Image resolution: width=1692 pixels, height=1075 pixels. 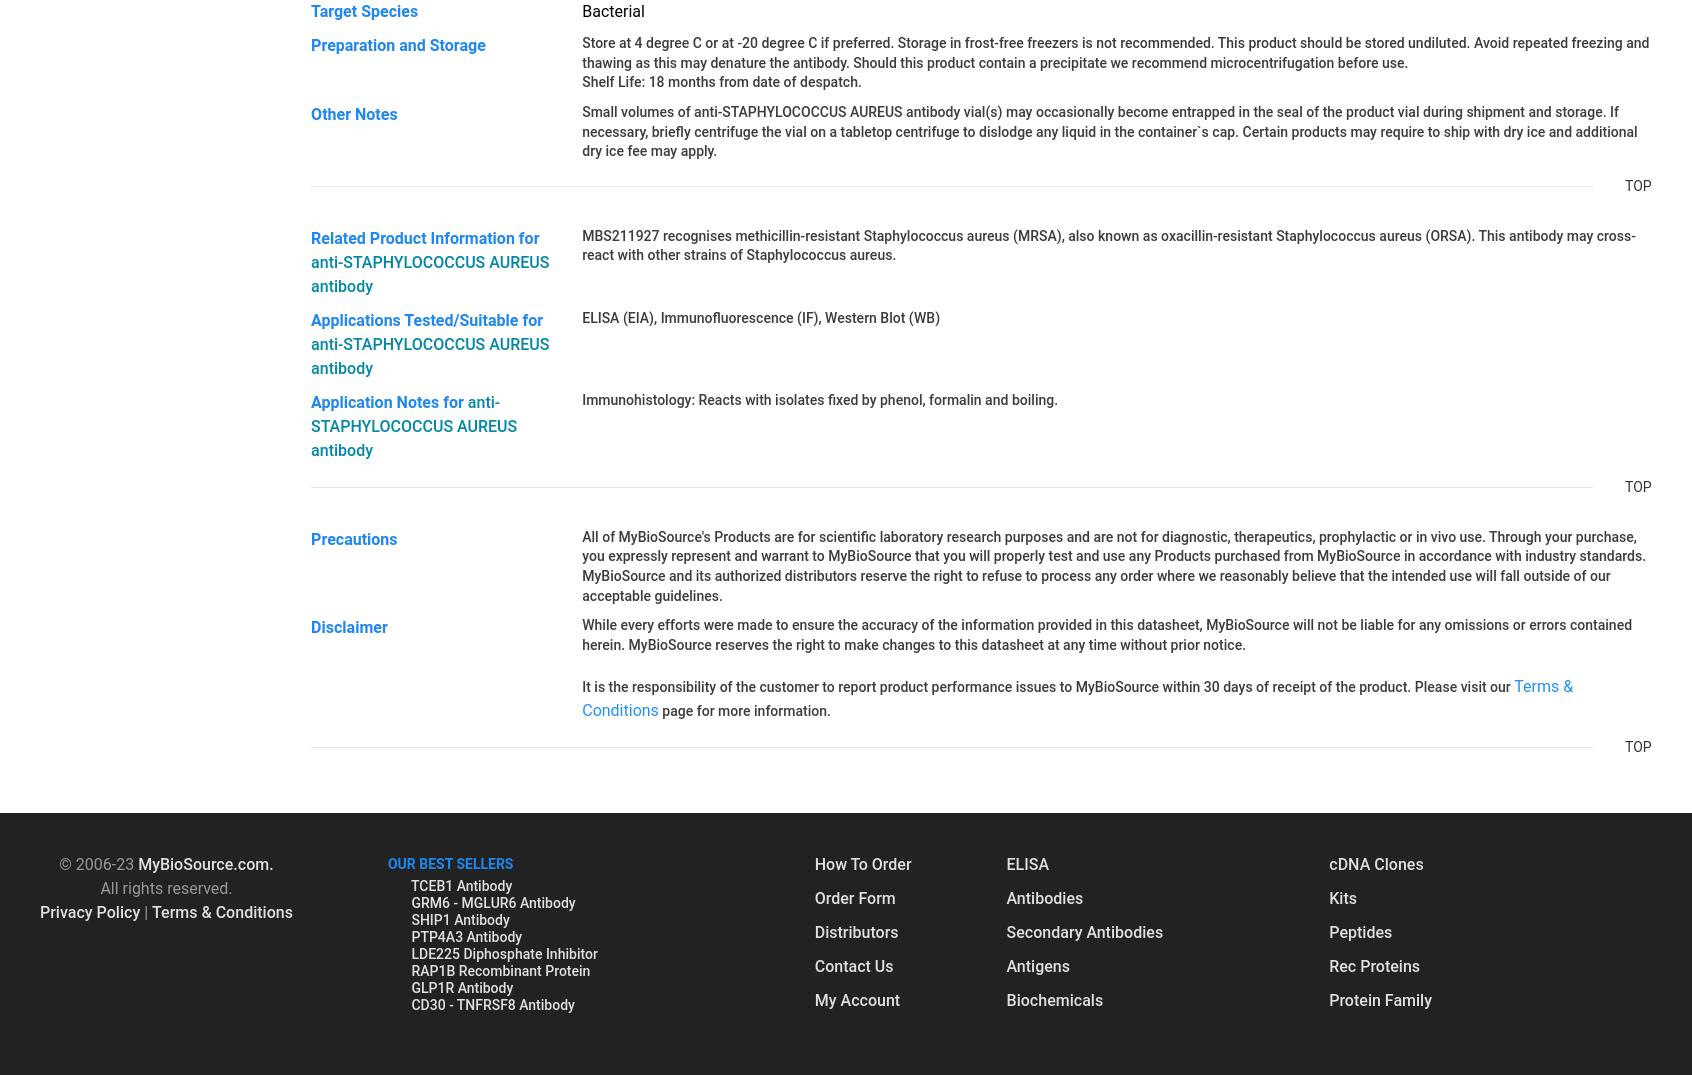 What do you see at coordinates (309, 10) in the screenshot?
I see `'Target Species'` at bounding box center [309, 10].